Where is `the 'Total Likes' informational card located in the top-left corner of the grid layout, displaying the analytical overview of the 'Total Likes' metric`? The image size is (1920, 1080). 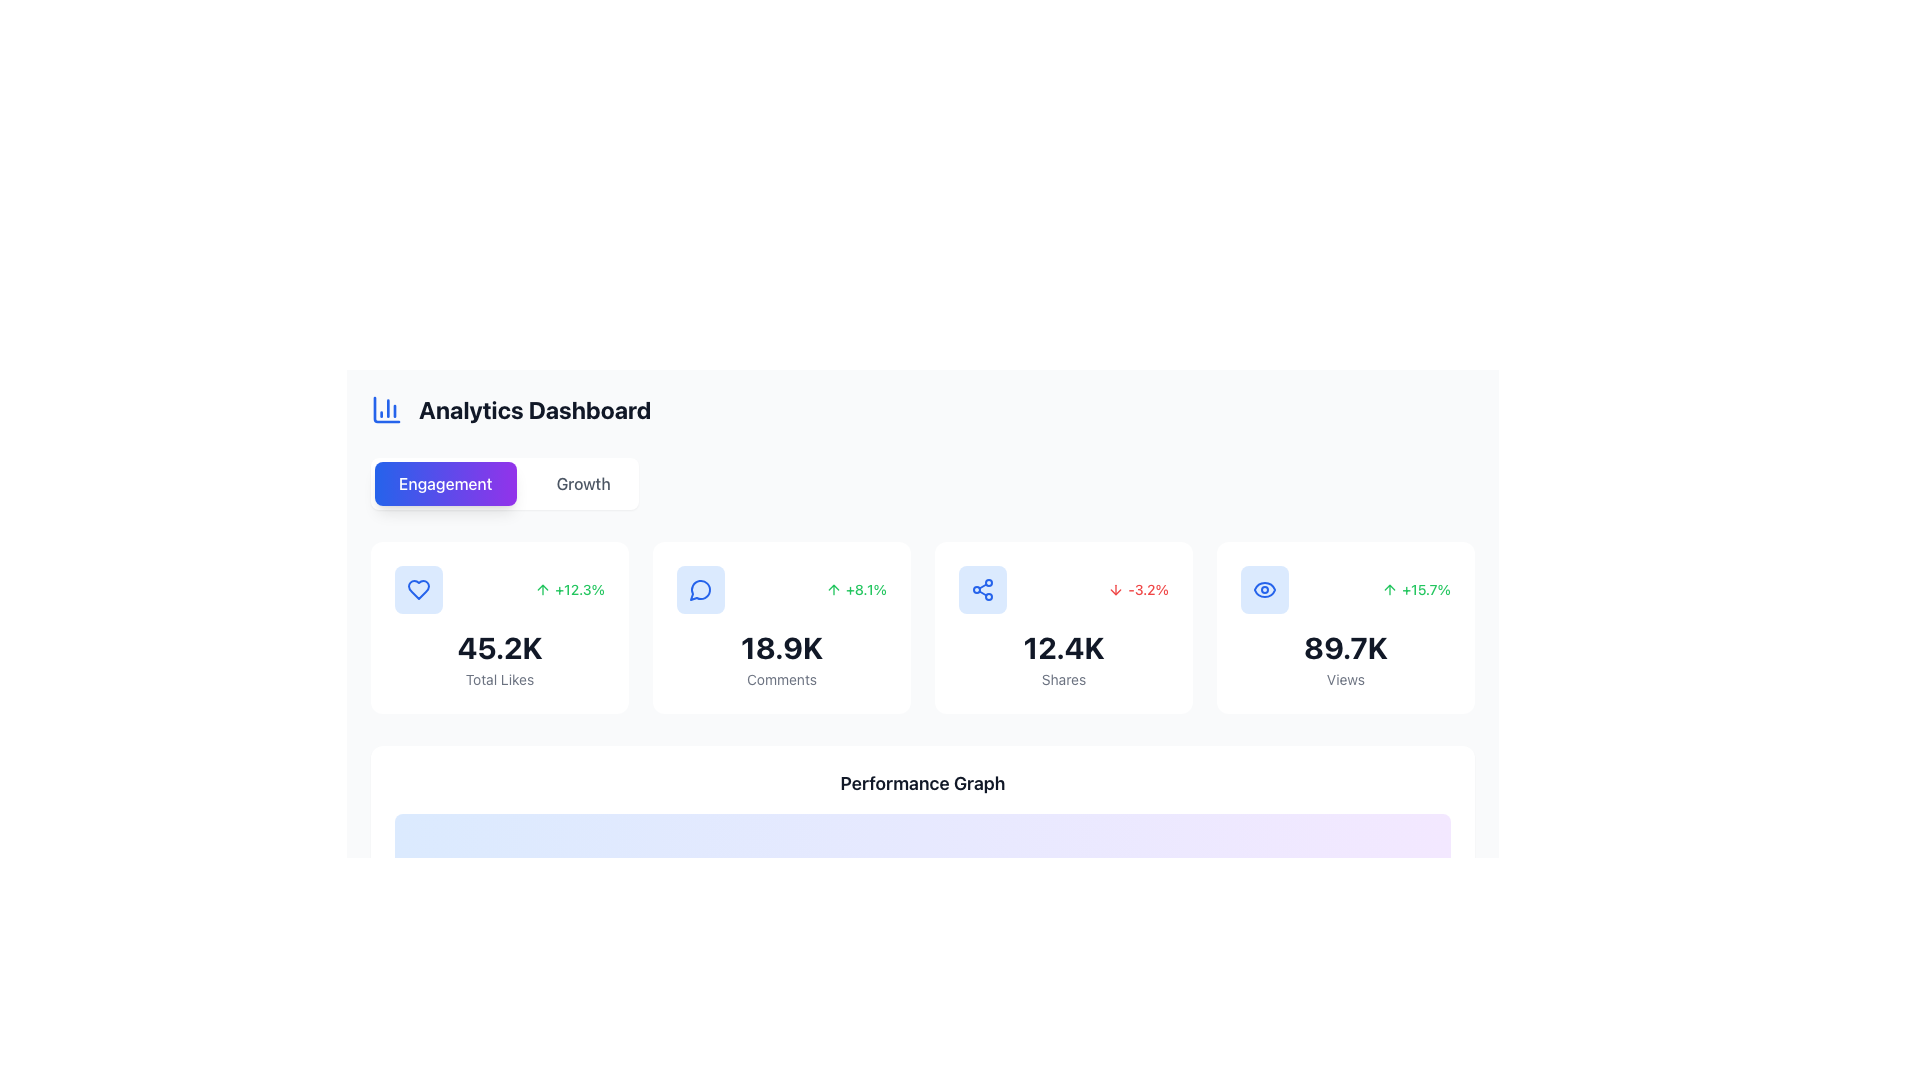 the 'Total Likes' informational card located in the top-left corner of the grid layout, displaying the analytical overview of the 'Total Likes' metric is located at coordinates (499, 627).